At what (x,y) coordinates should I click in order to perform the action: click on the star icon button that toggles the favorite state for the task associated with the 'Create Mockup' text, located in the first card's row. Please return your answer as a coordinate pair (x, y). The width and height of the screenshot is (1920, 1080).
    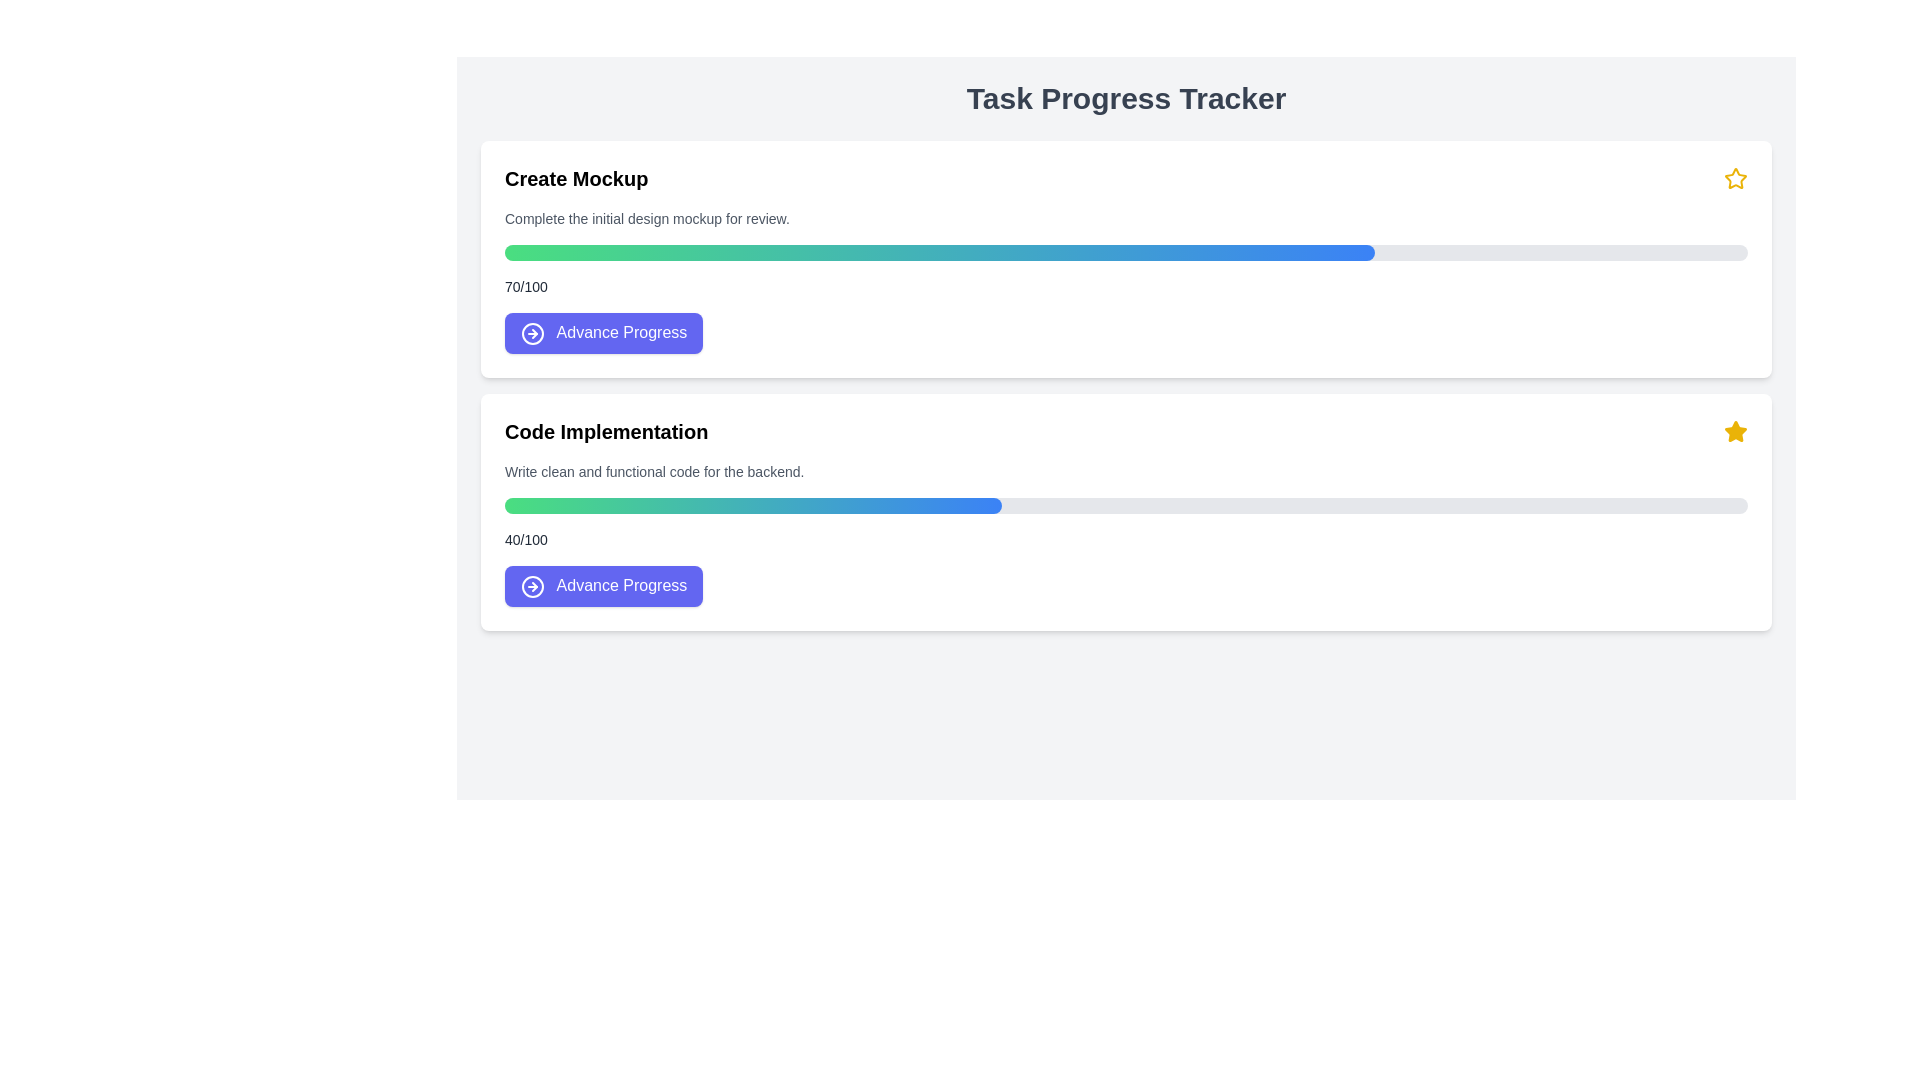
    Looking at the image, I should click on (1735, 177).